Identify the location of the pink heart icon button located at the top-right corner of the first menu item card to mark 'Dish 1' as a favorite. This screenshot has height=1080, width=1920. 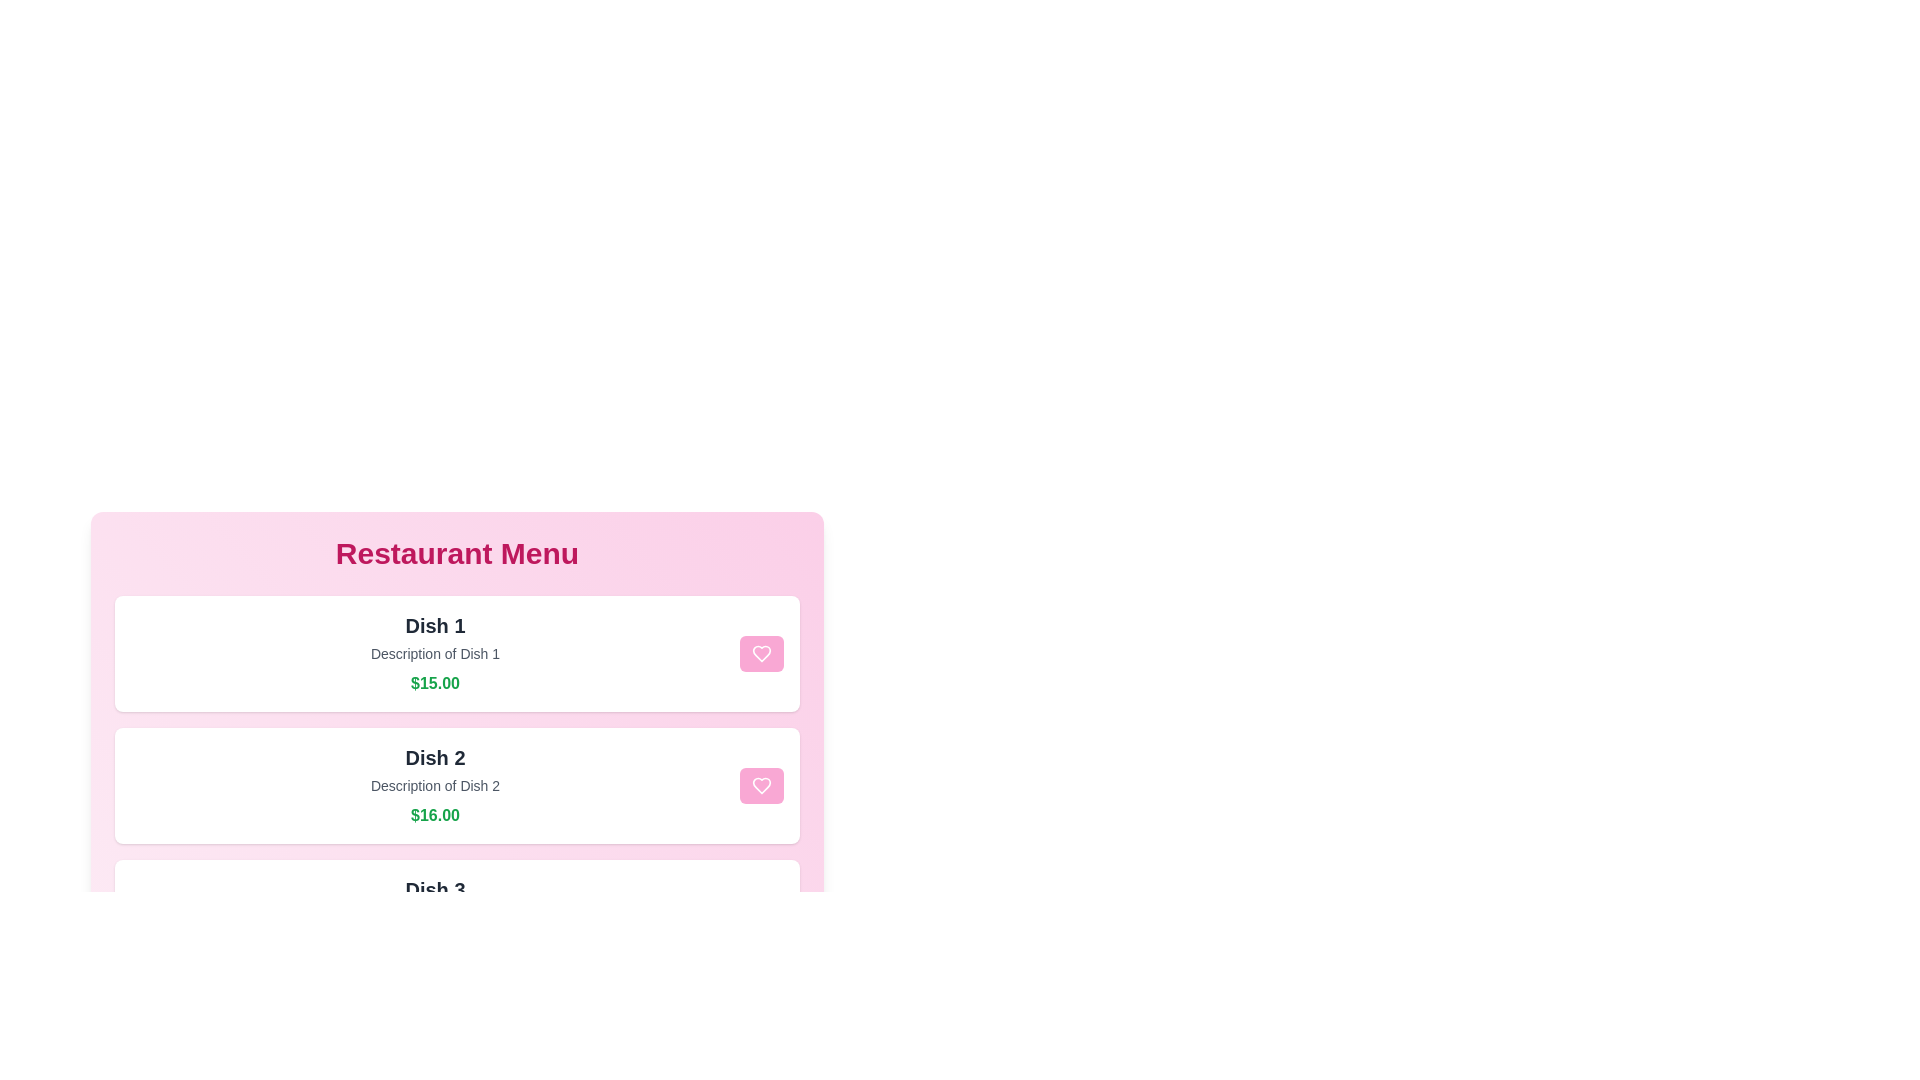
(761, 654).